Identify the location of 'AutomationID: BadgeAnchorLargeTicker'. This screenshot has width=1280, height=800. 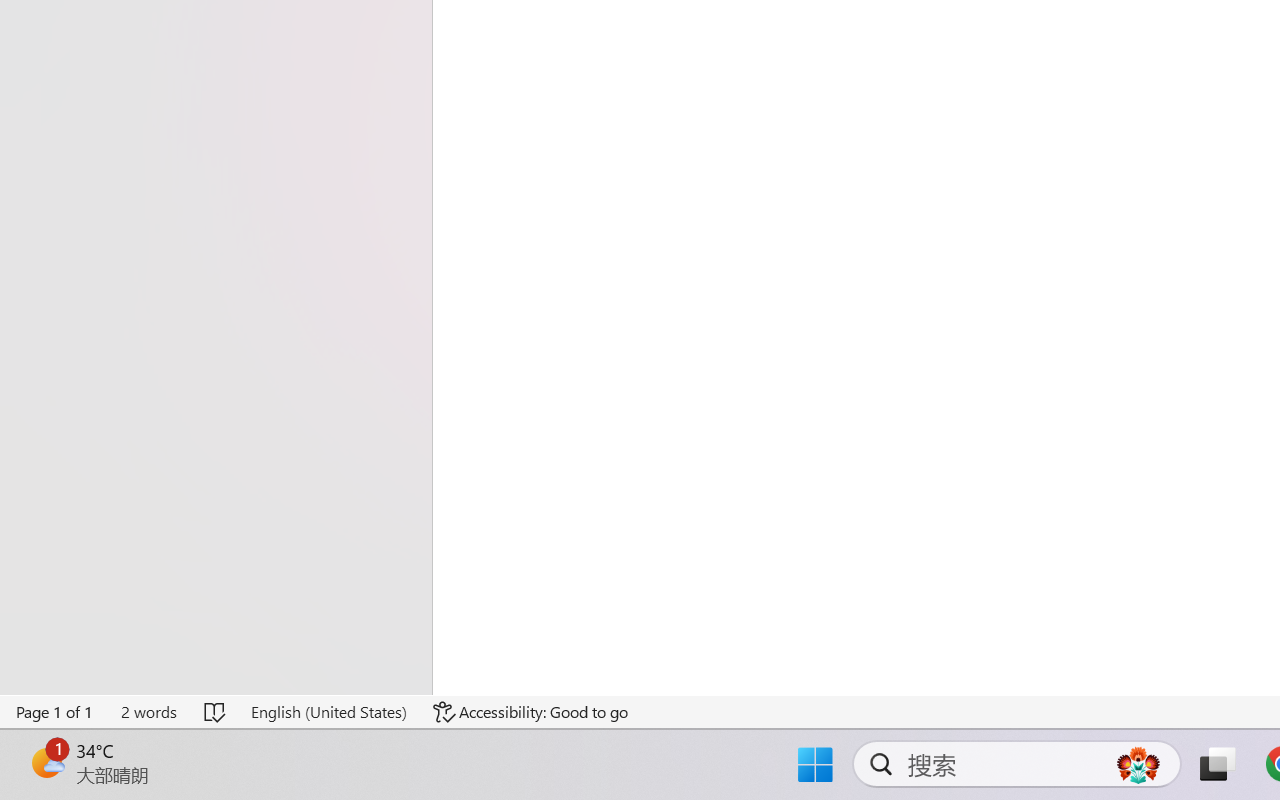
(46, 762).